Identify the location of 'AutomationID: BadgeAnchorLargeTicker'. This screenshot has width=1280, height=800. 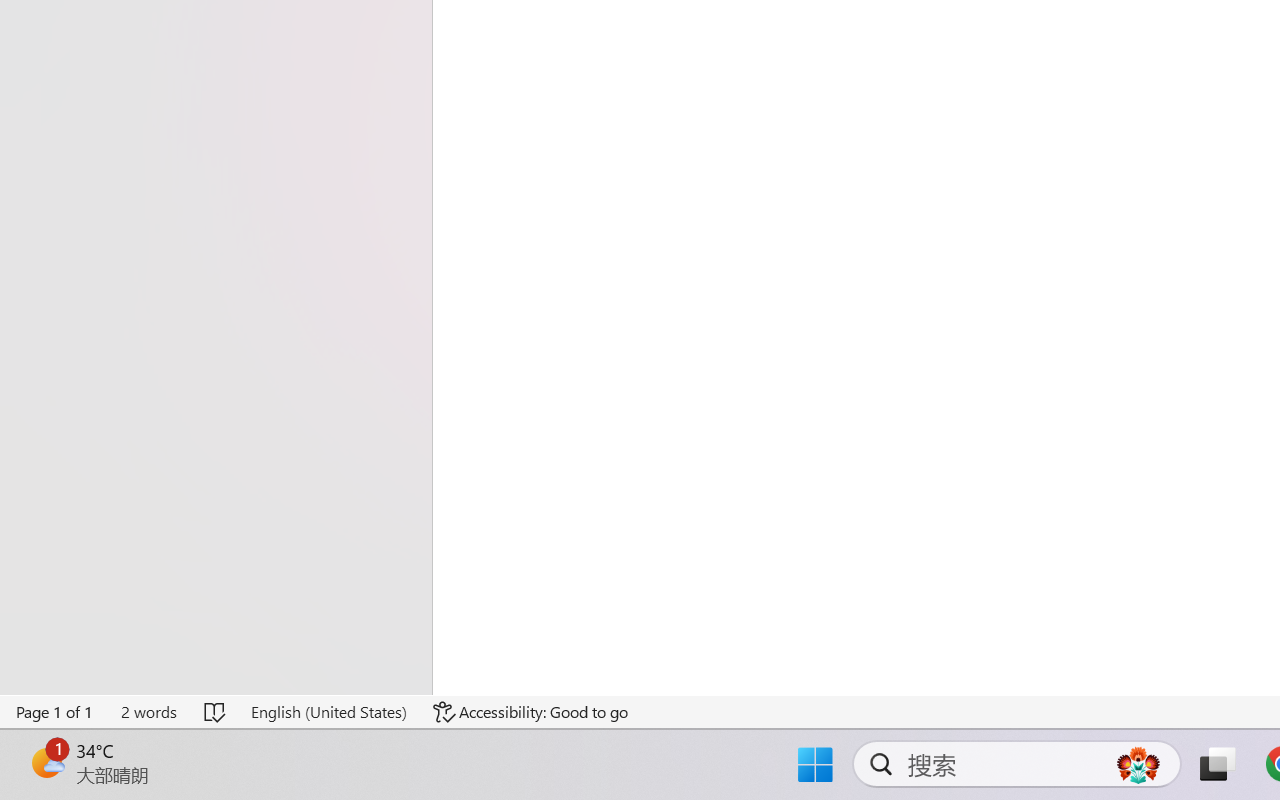
(46, 762).